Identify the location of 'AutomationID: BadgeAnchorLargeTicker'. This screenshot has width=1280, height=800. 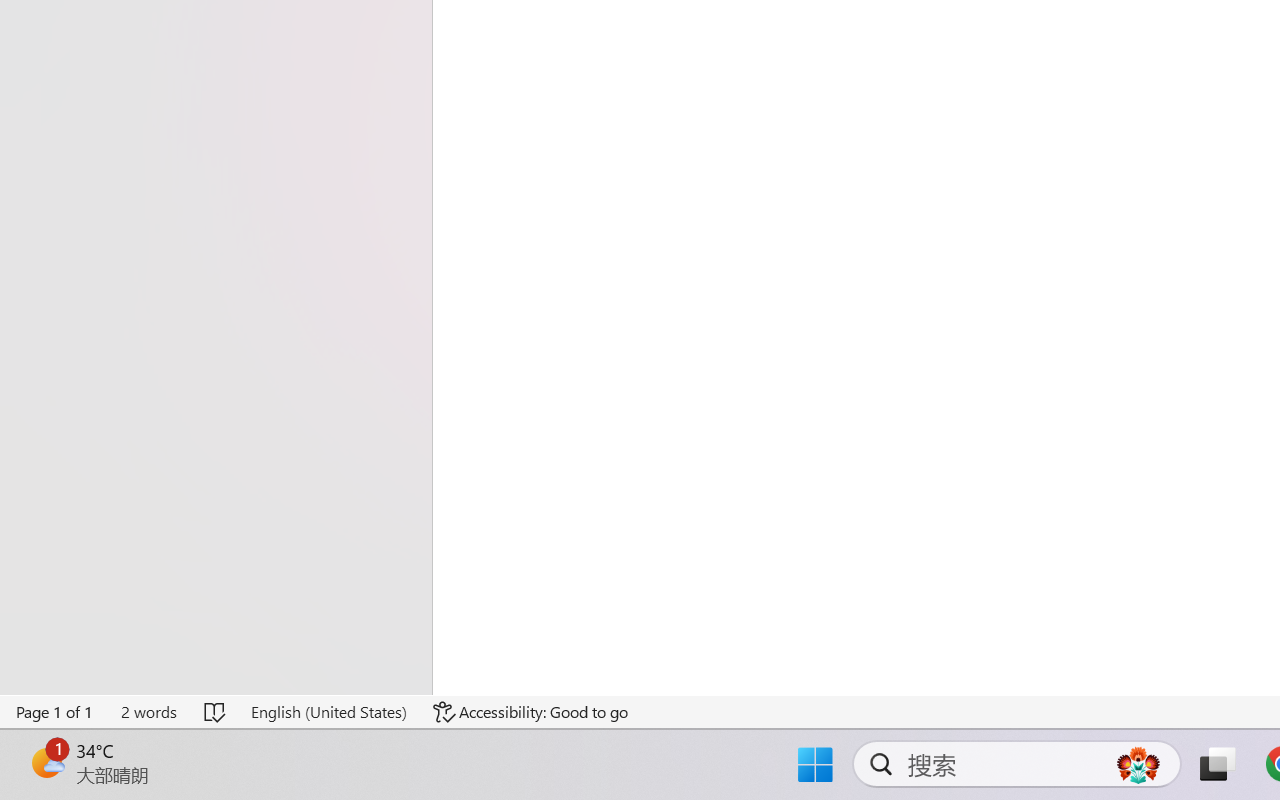
(46, 762).